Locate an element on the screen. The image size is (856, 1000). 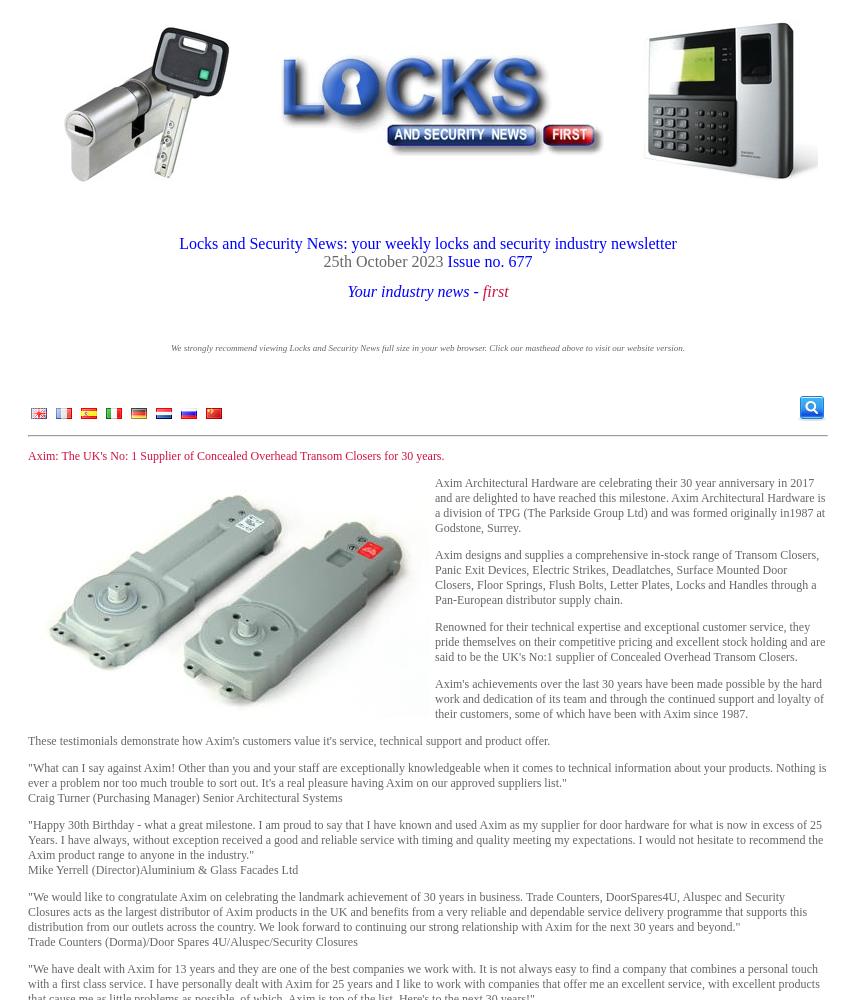
'Trade Counters (Dorma)/Door Spares 4U/Aluspec/Security Closures' is located at coordinates (27, 941).